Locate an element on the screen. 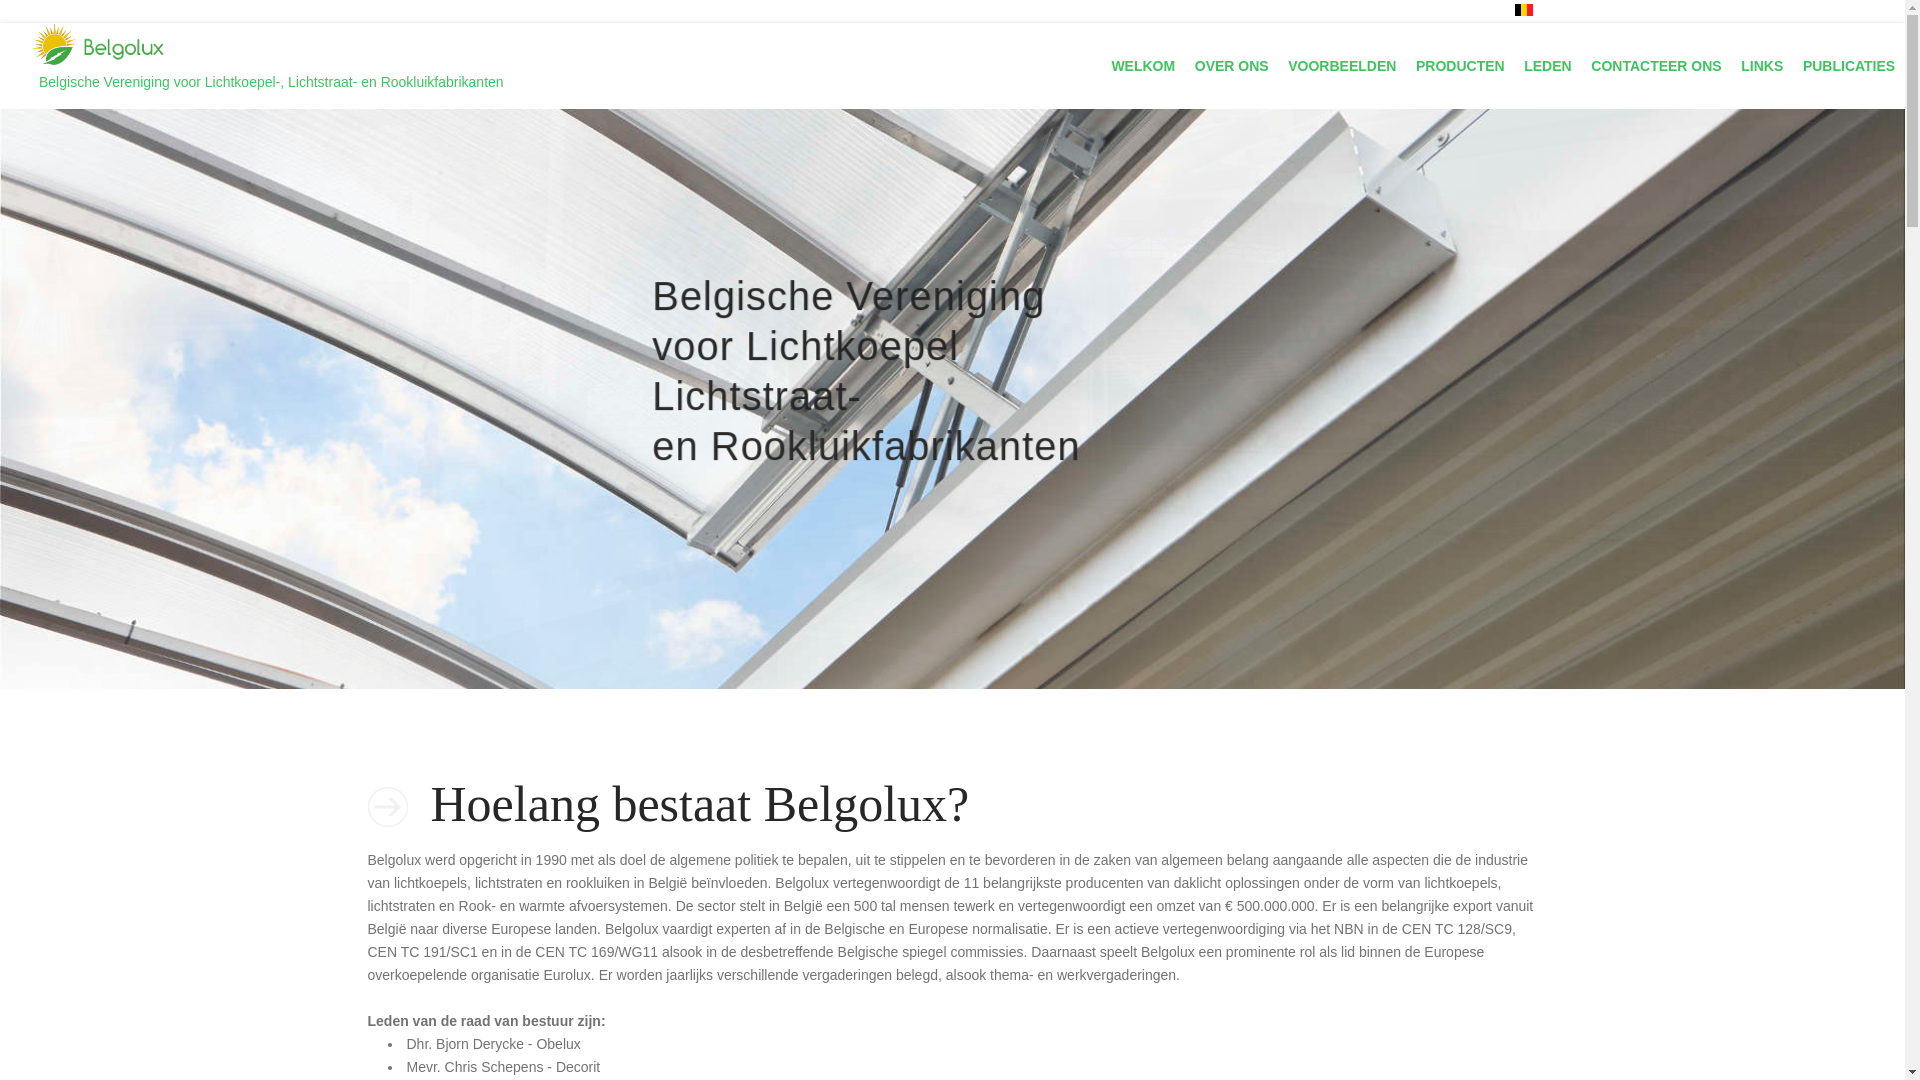 The image size is (1920, 1080). 'Nederlands' is located at coordinates (1521, 10).